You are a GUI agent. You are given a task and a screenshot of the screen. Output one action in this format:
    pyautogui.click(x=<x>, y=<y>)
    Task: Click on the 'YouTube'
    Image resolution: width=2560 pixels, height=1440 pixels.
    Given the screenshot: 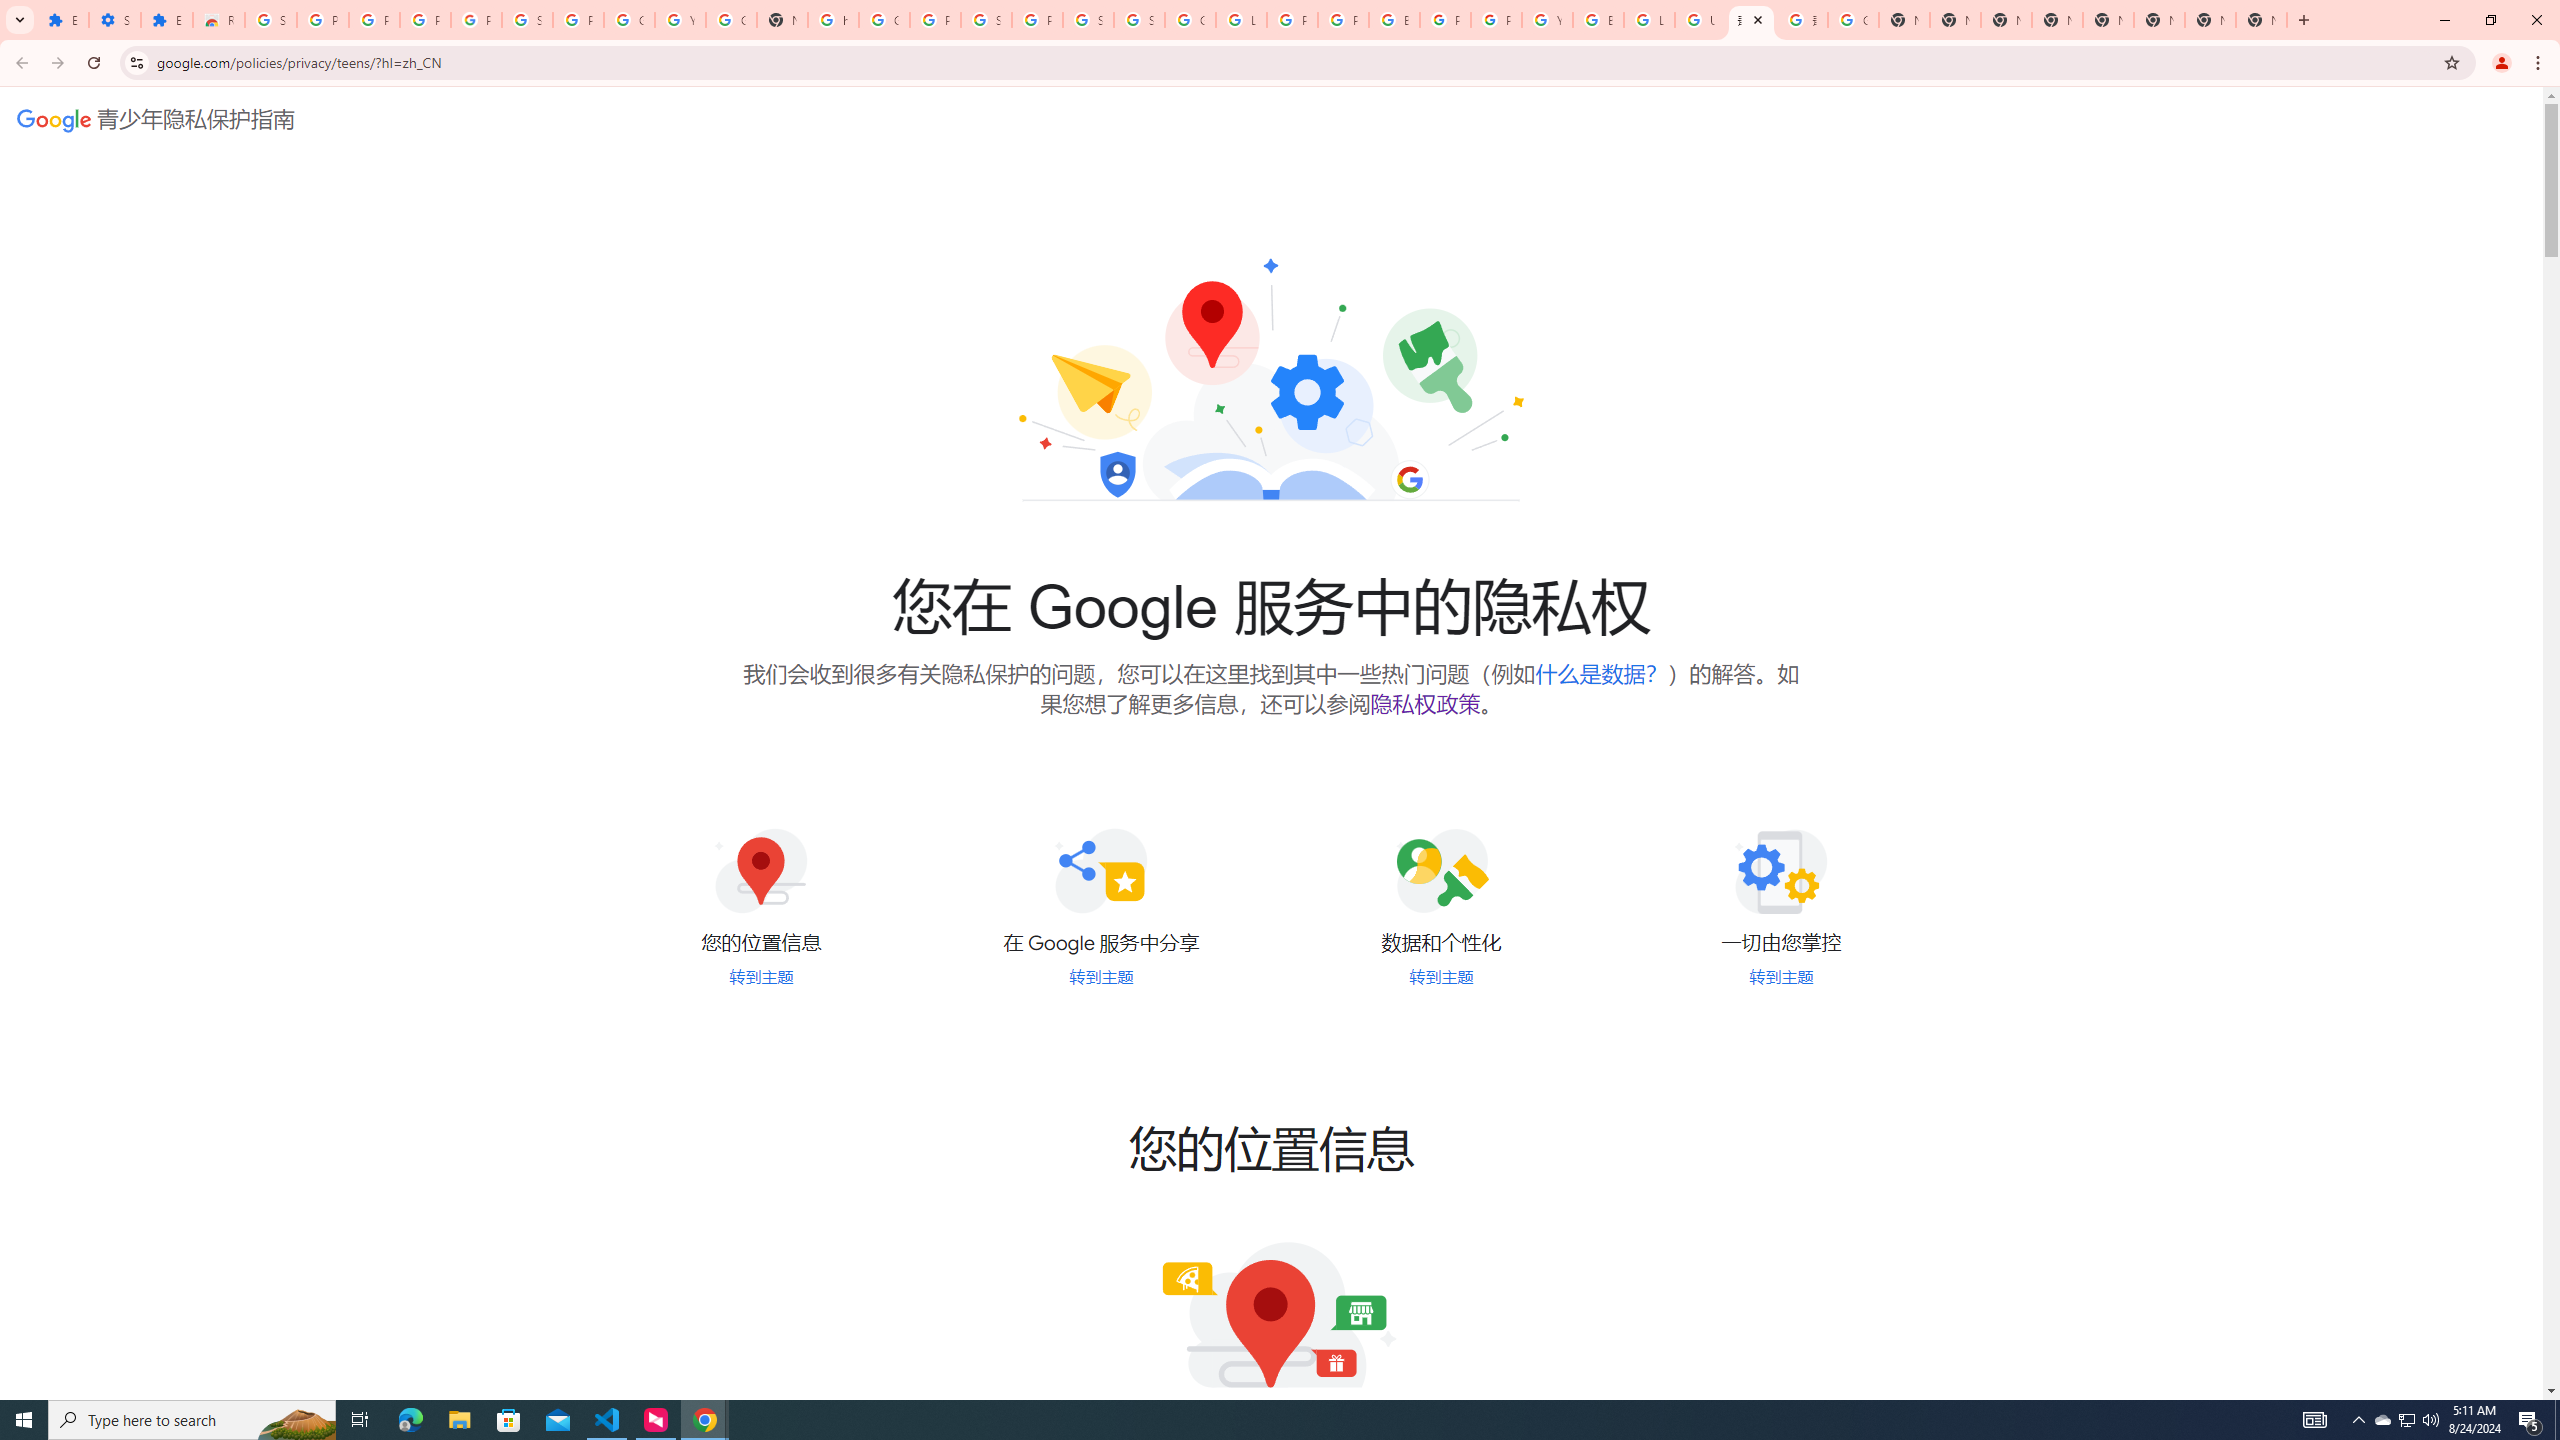 What is the action you would take?
    pyautogui.click(x=1546, y=19)
    